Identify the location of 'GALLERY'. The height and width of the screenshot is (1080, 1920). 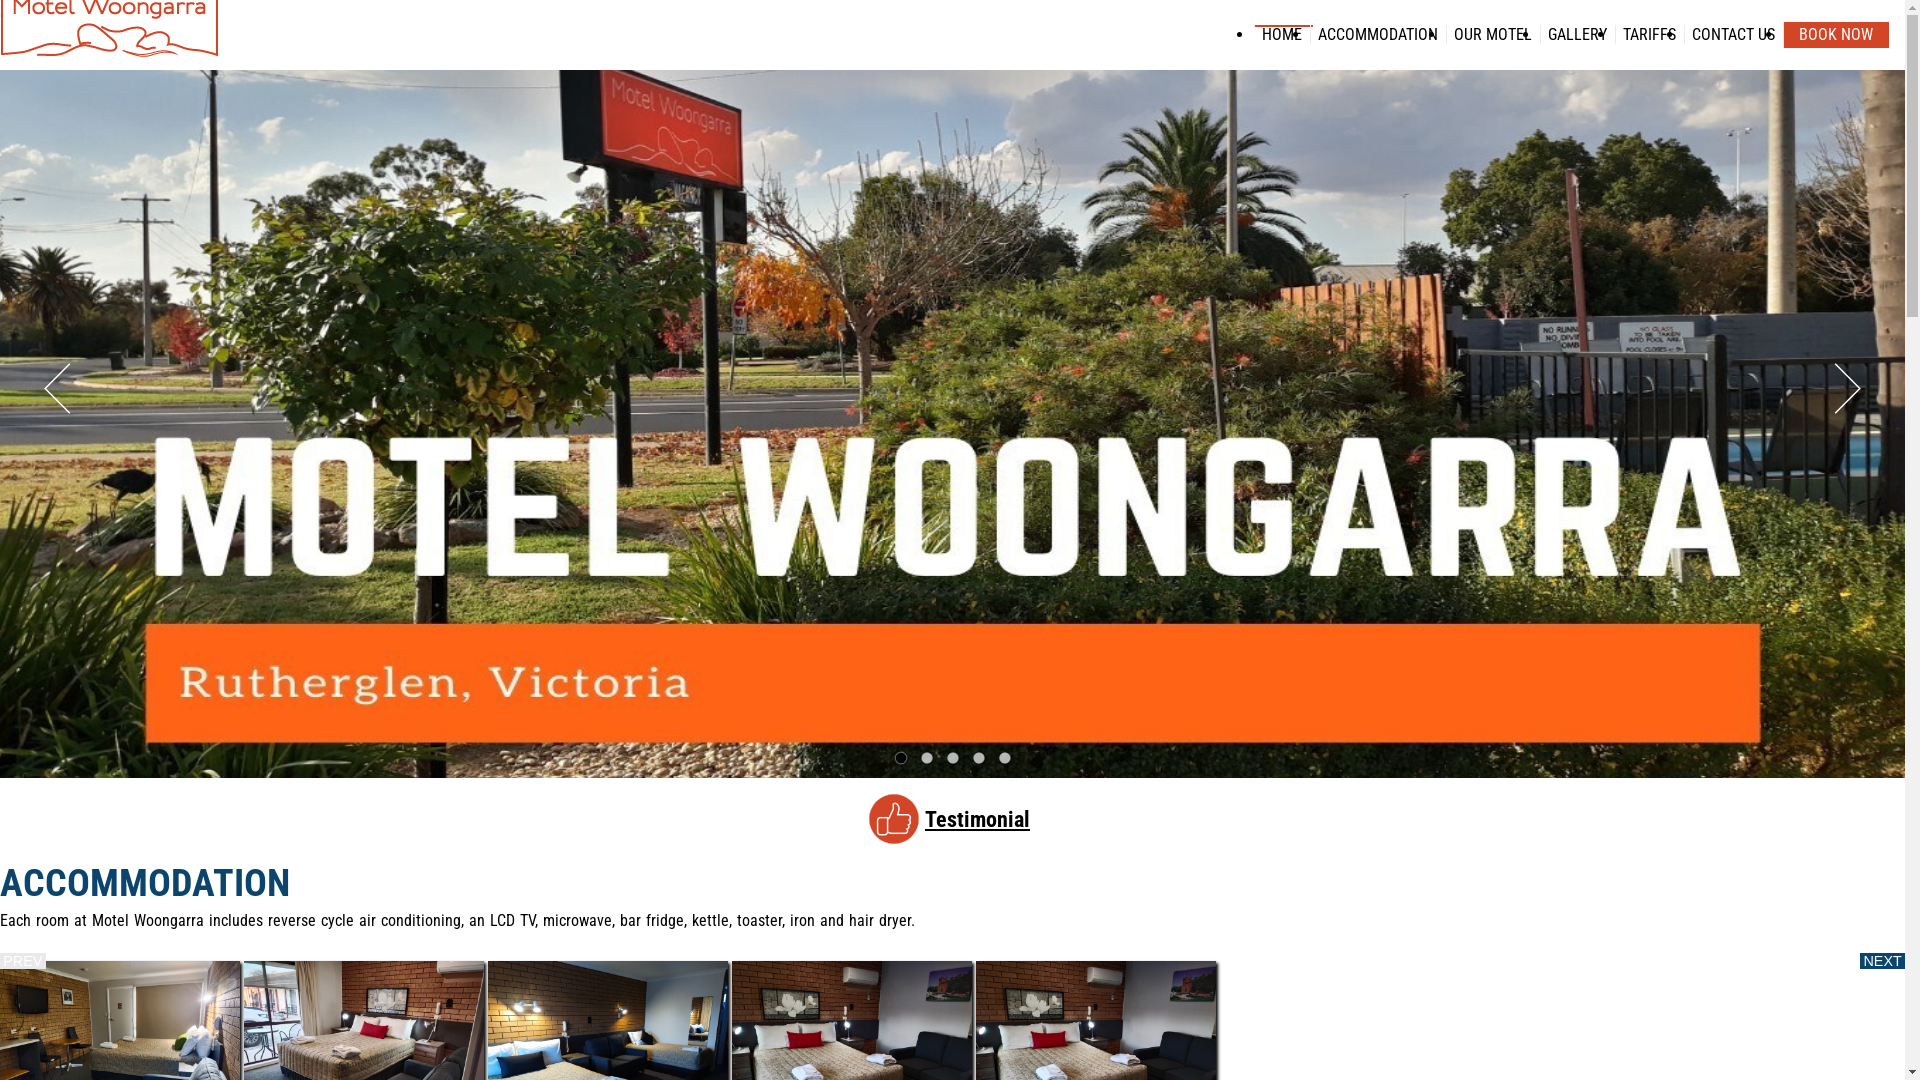
(1576, 34).